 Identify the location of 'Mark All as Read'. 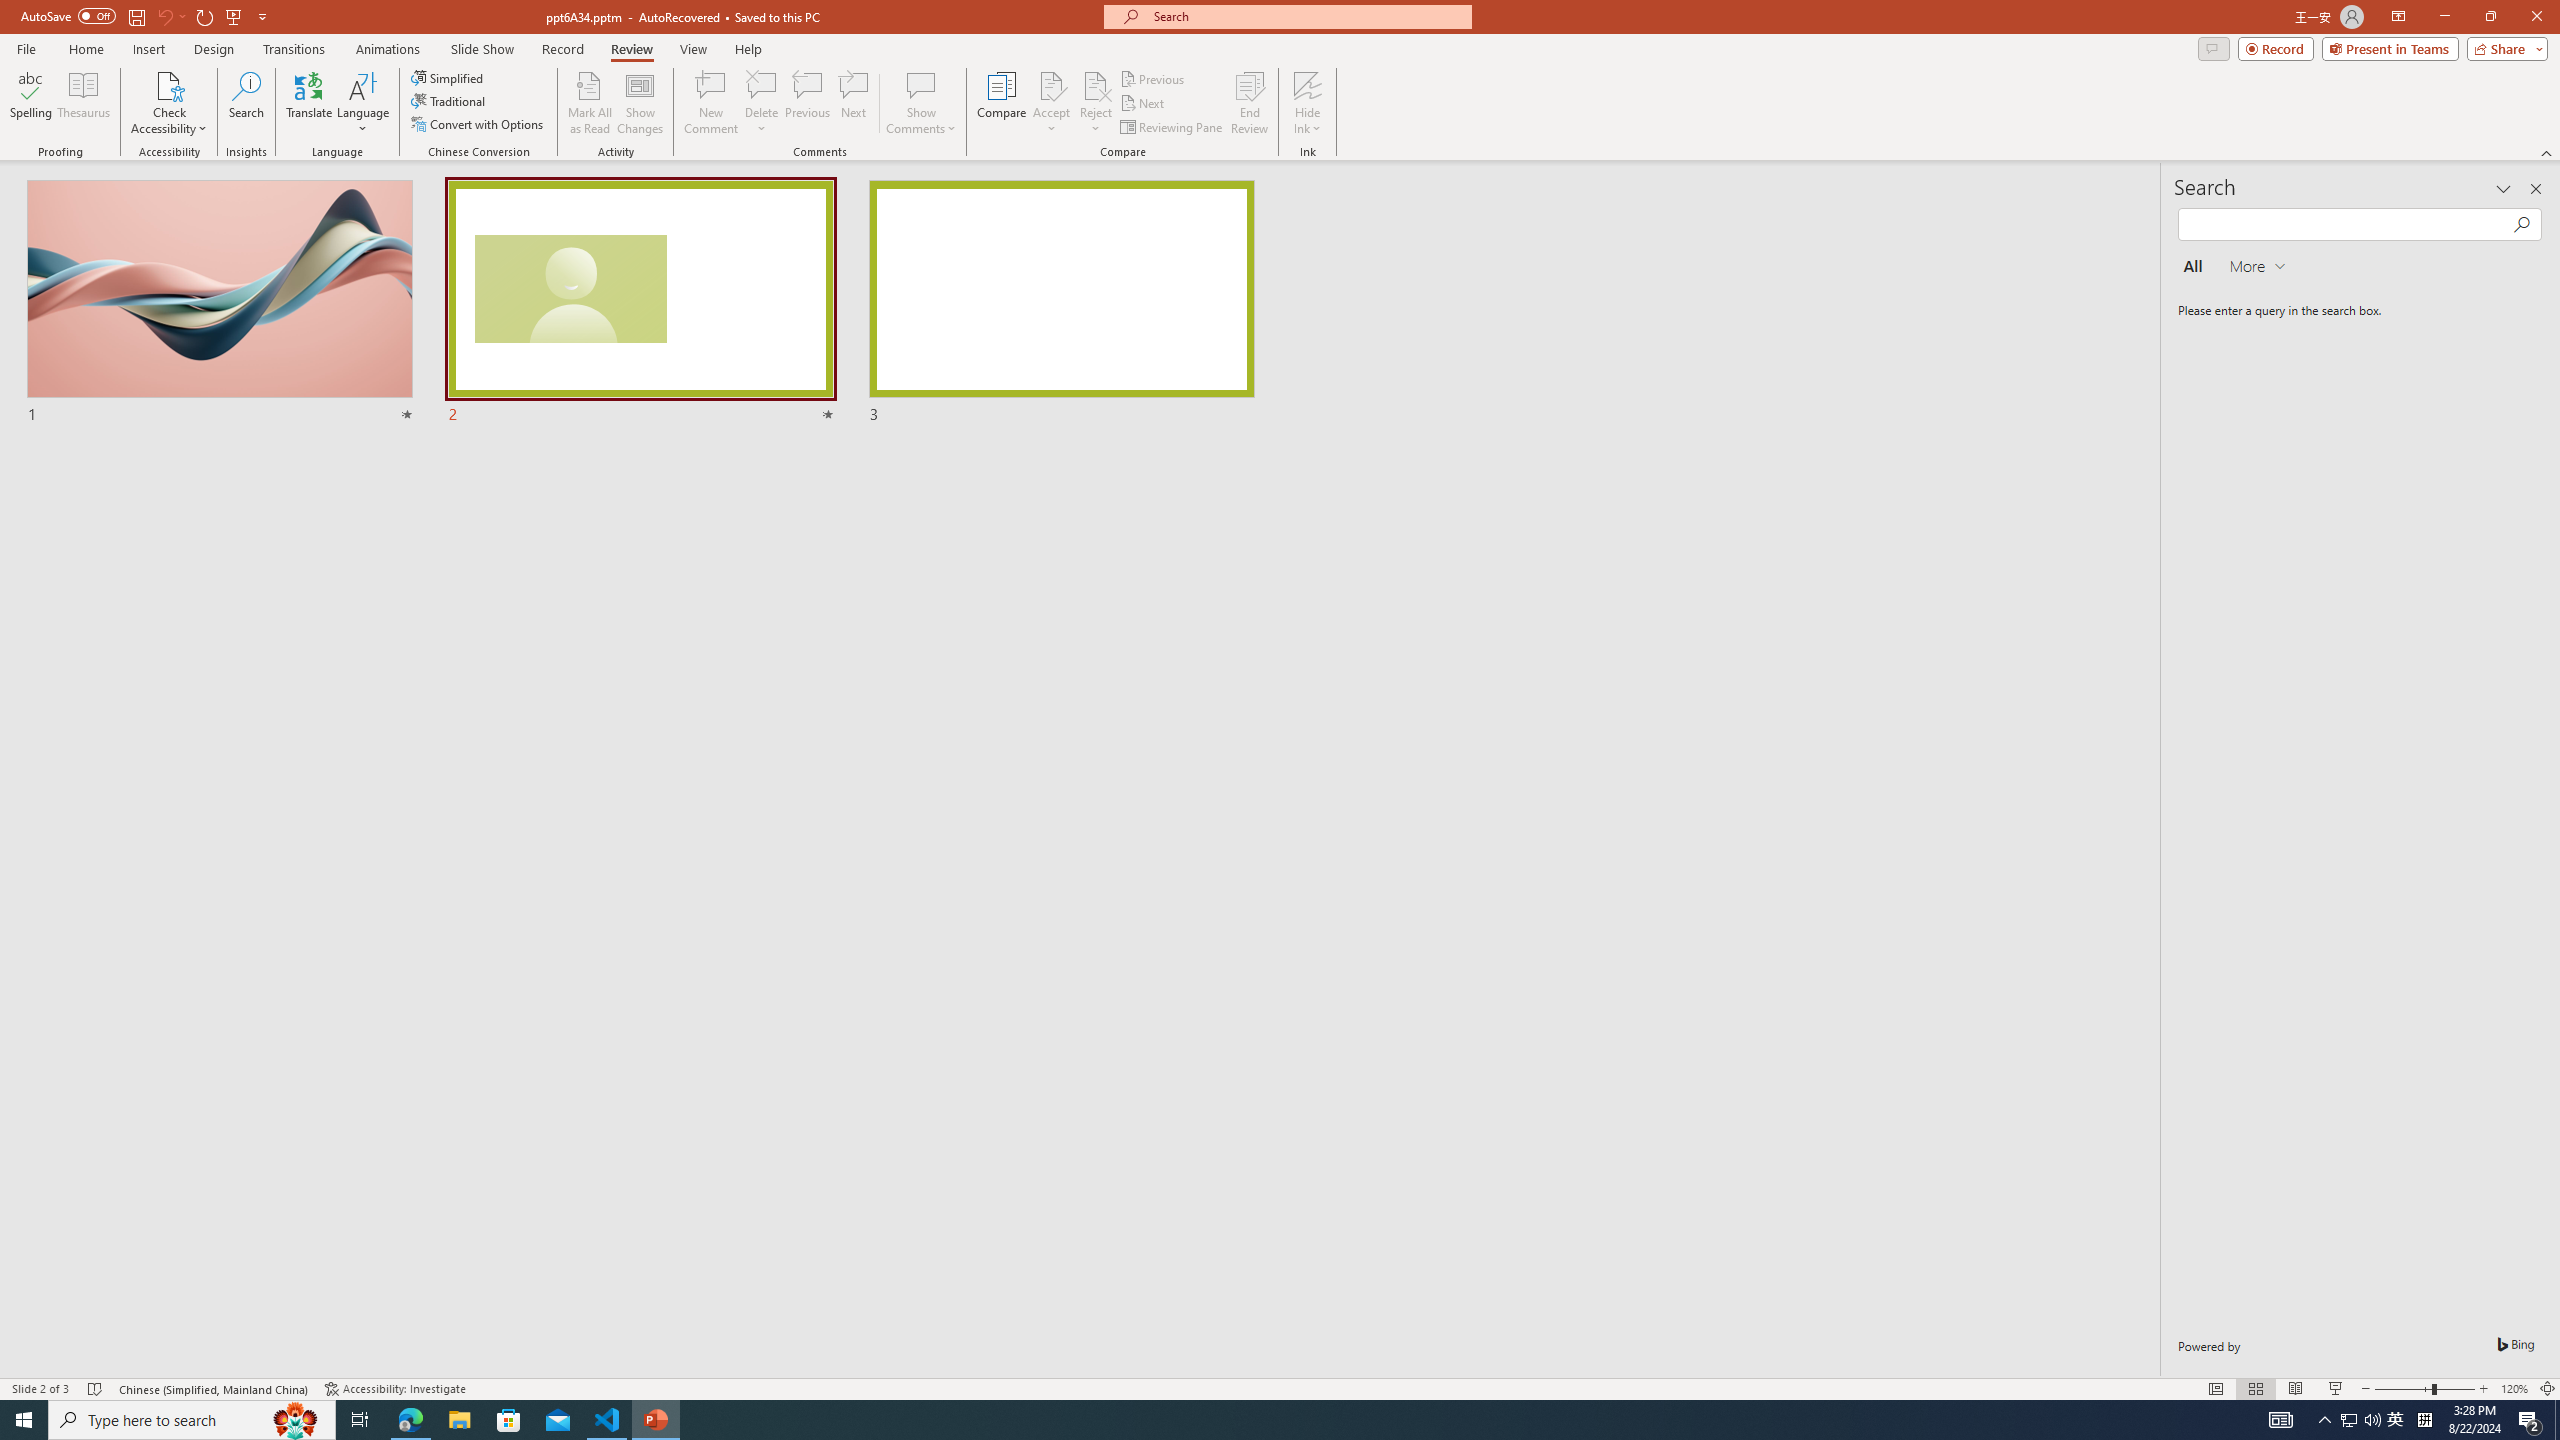
(590, 103).